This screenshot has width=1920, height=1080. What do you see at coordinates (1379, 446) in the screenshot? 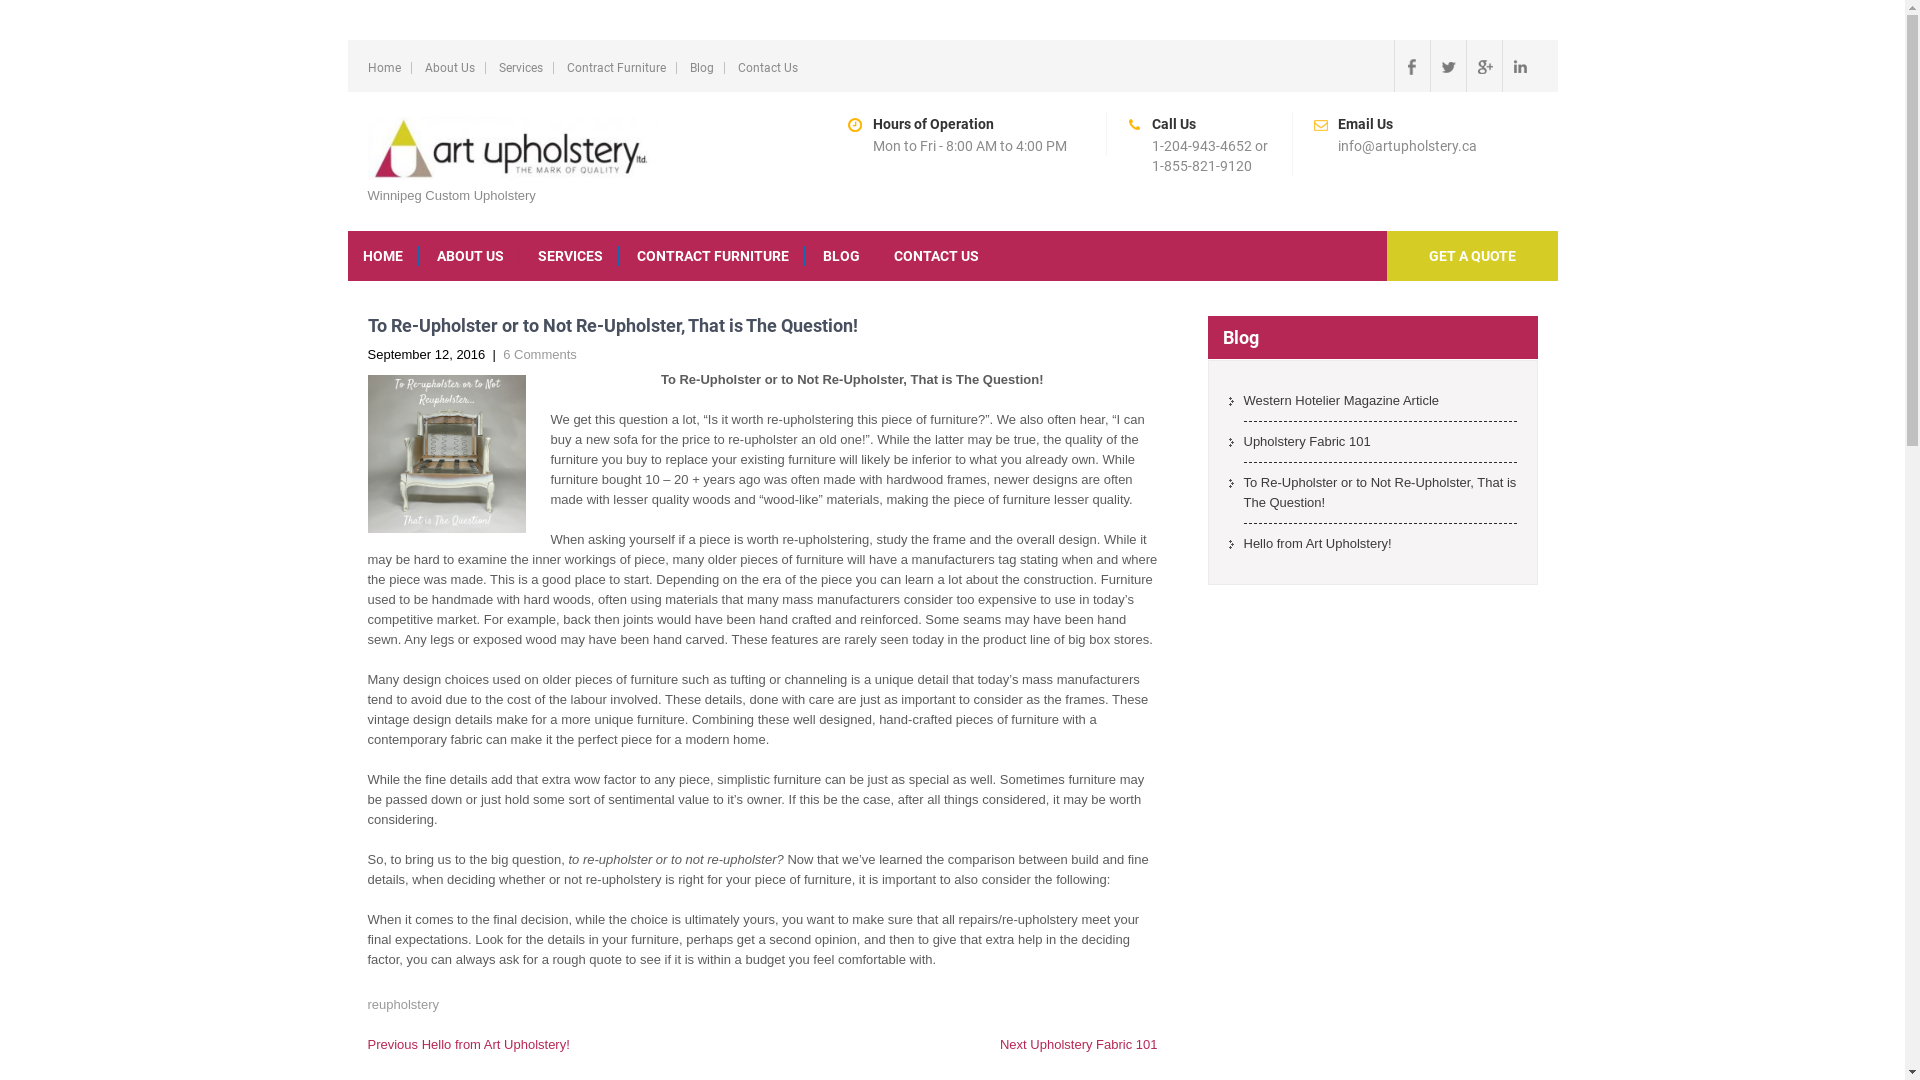
I see `'Upholstery Fabric 101'` at bounding box center [1379, 446].